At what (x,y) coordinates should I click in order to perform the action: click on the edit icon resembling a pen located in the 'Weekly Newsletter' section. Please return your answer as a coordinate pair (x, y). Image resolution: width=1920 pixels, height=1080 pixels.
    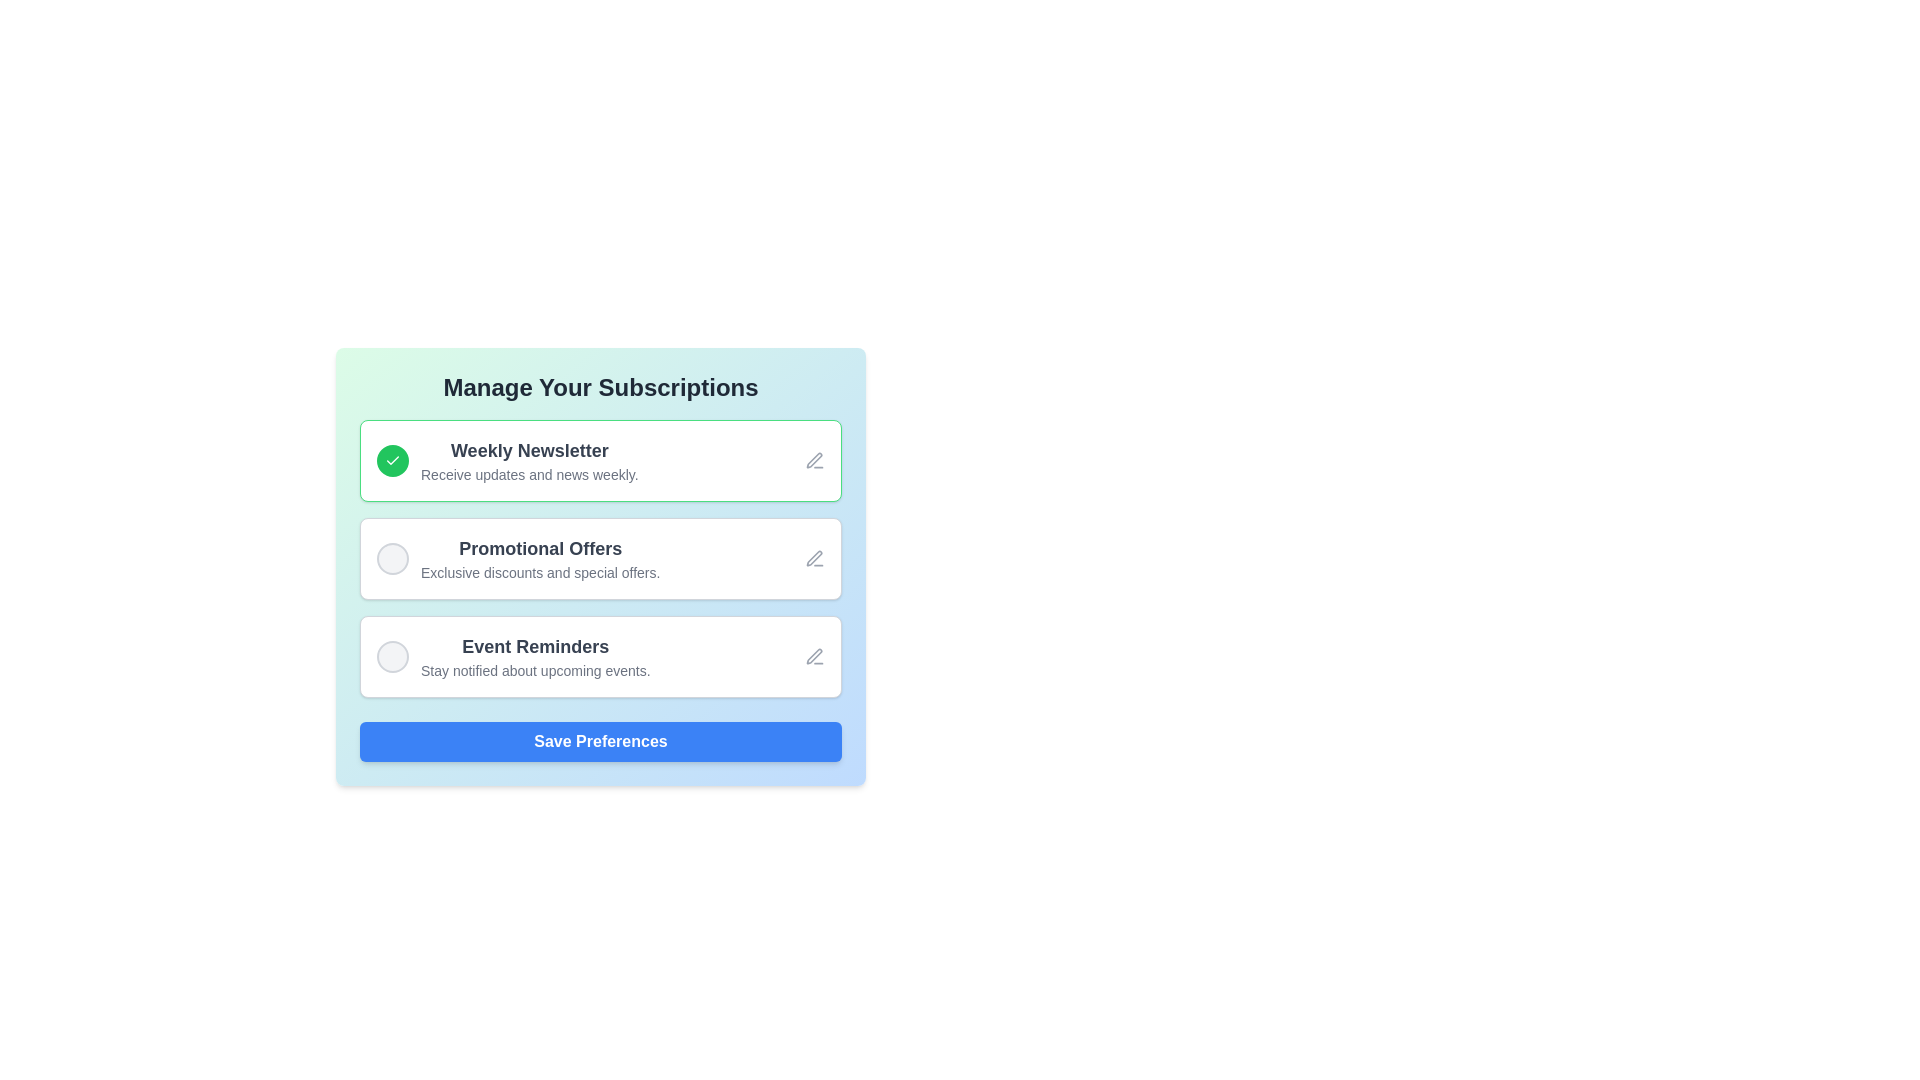
    Looking at the image, I should click on (814, 460).